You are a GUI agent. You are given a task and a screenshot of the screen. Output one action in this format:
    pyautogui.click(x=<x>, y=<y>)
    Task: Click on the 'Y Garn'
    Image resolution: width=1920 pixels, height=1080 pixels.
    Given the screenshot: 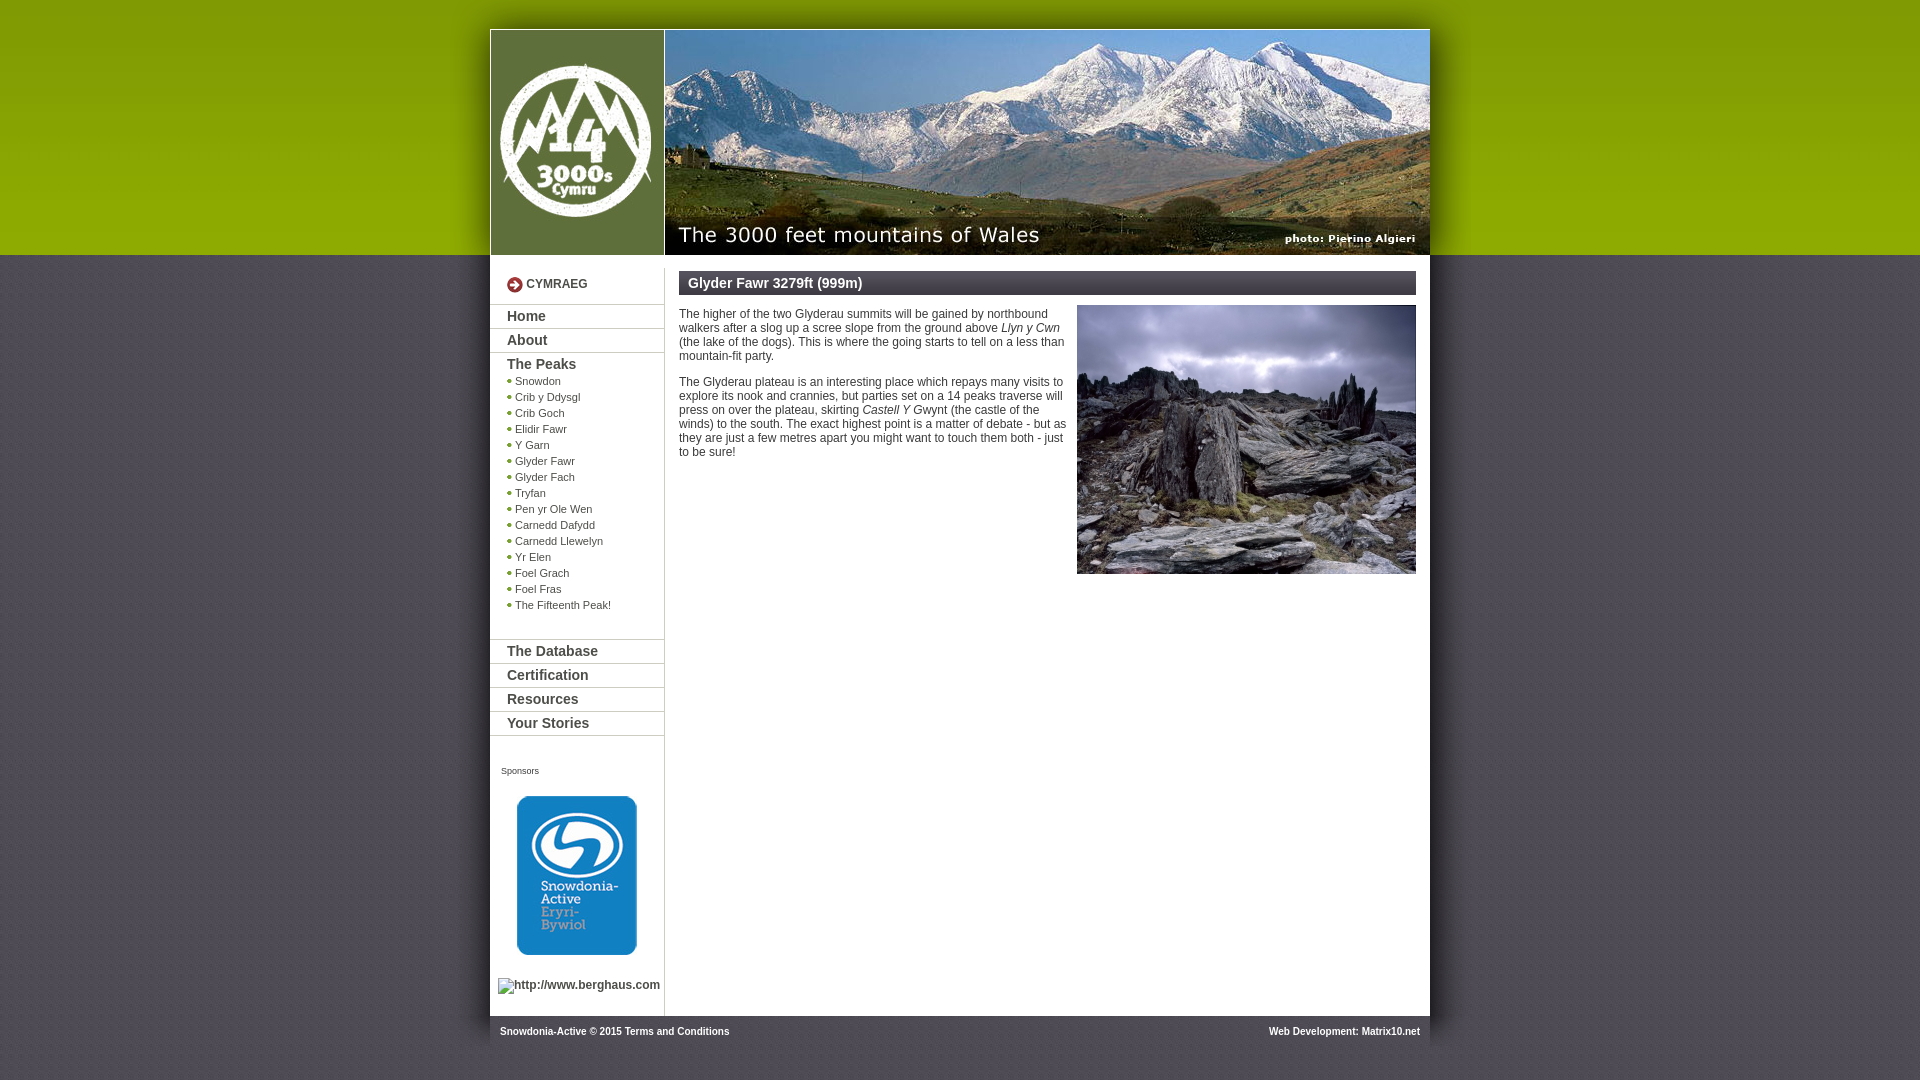 What is the action you would take?
    pyautogui.click(x=584, y=444)
    